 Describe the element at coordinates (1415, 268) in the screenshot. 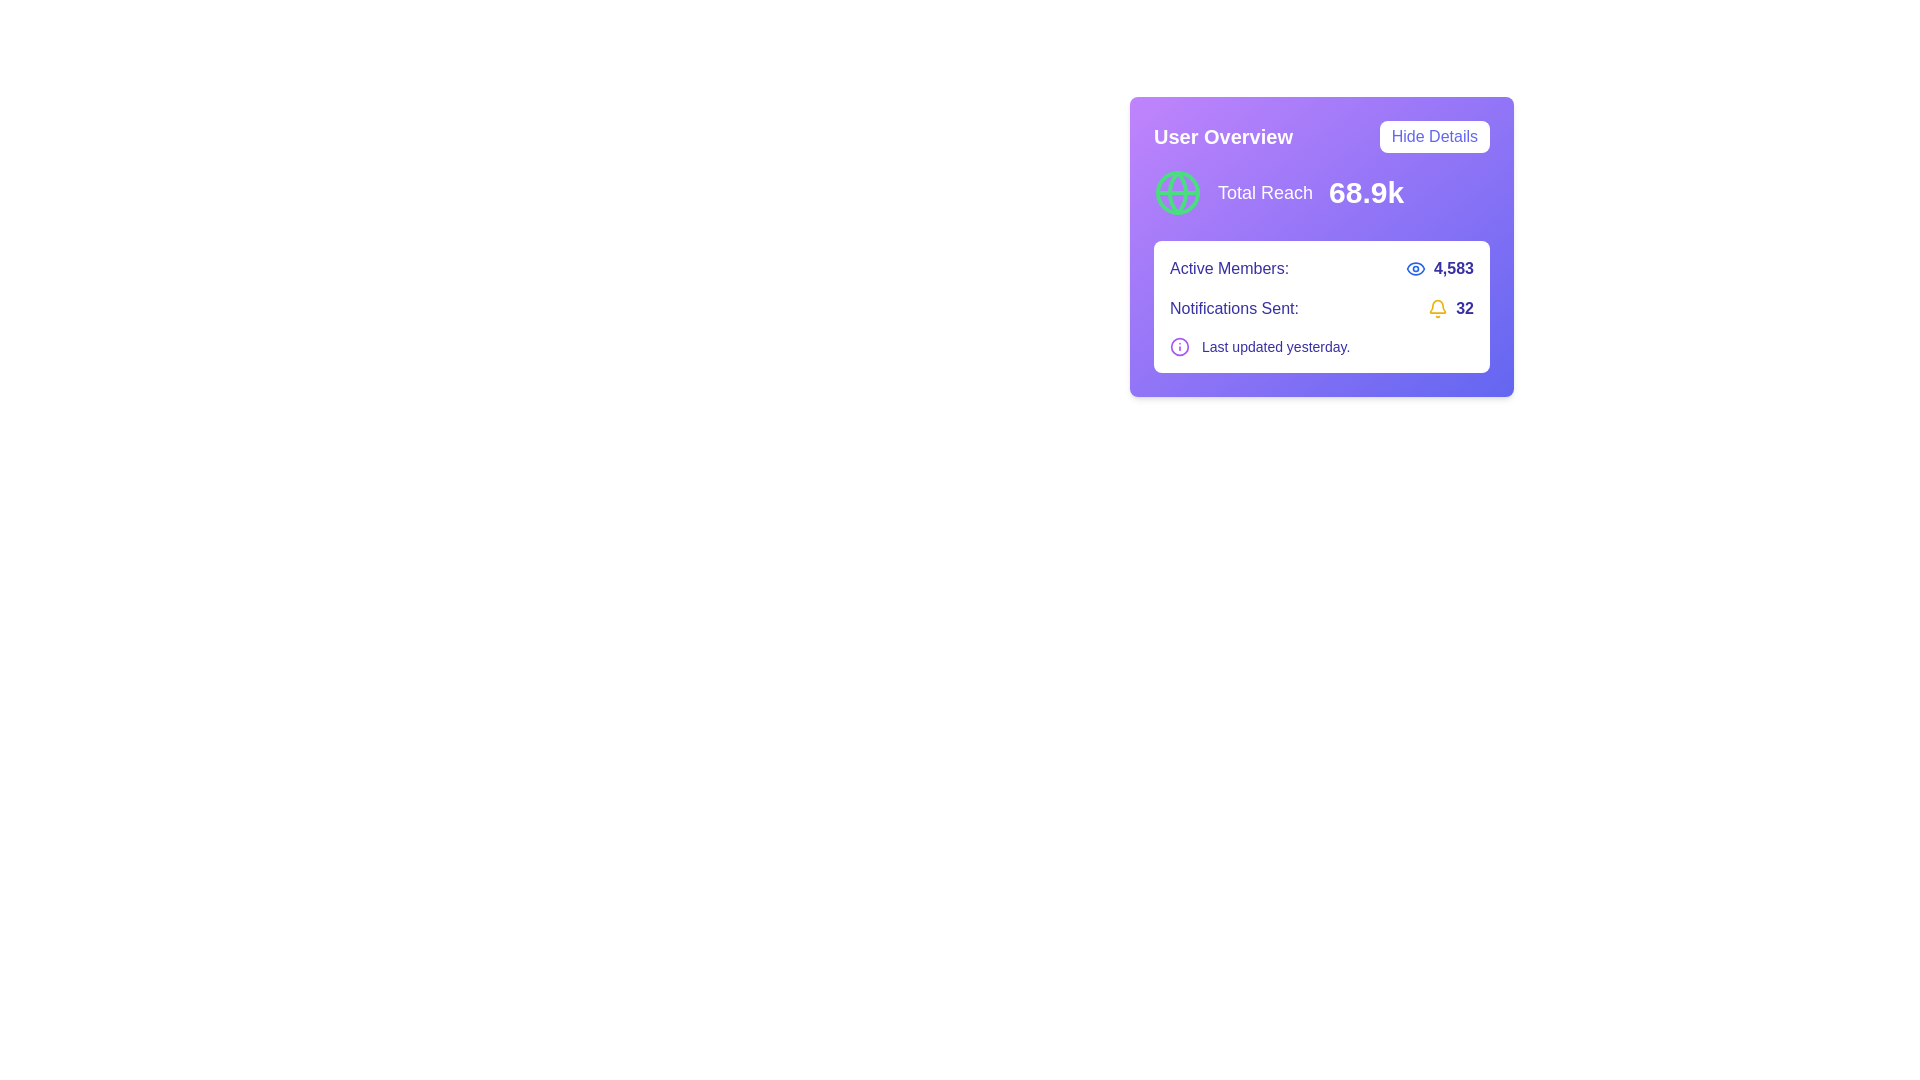

I see `the eye-shaped icon with a blue outline that is located to the left of the numerical value '4,583' in the 'Active Members:' section of the UI panel` at that location.